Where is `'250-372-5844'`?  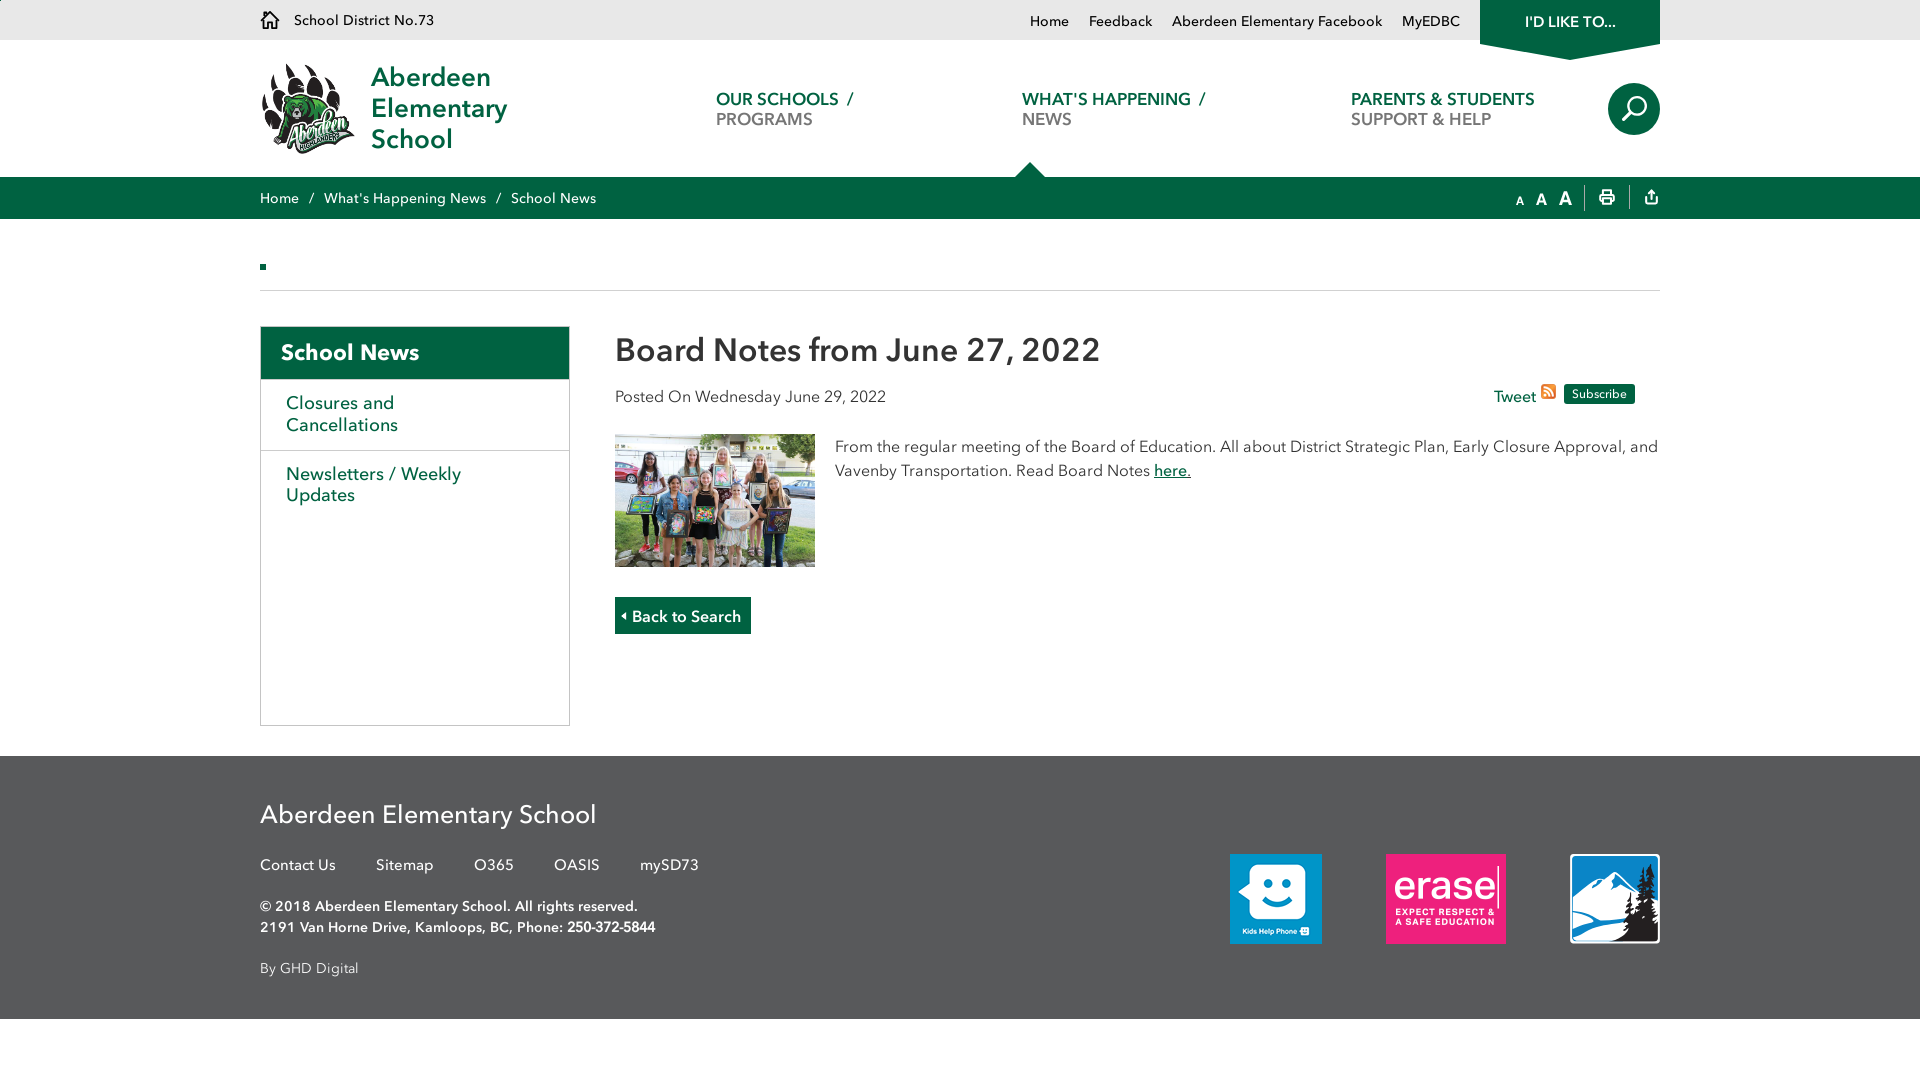 '250-372-5844' is located at coordinates (609, 927).